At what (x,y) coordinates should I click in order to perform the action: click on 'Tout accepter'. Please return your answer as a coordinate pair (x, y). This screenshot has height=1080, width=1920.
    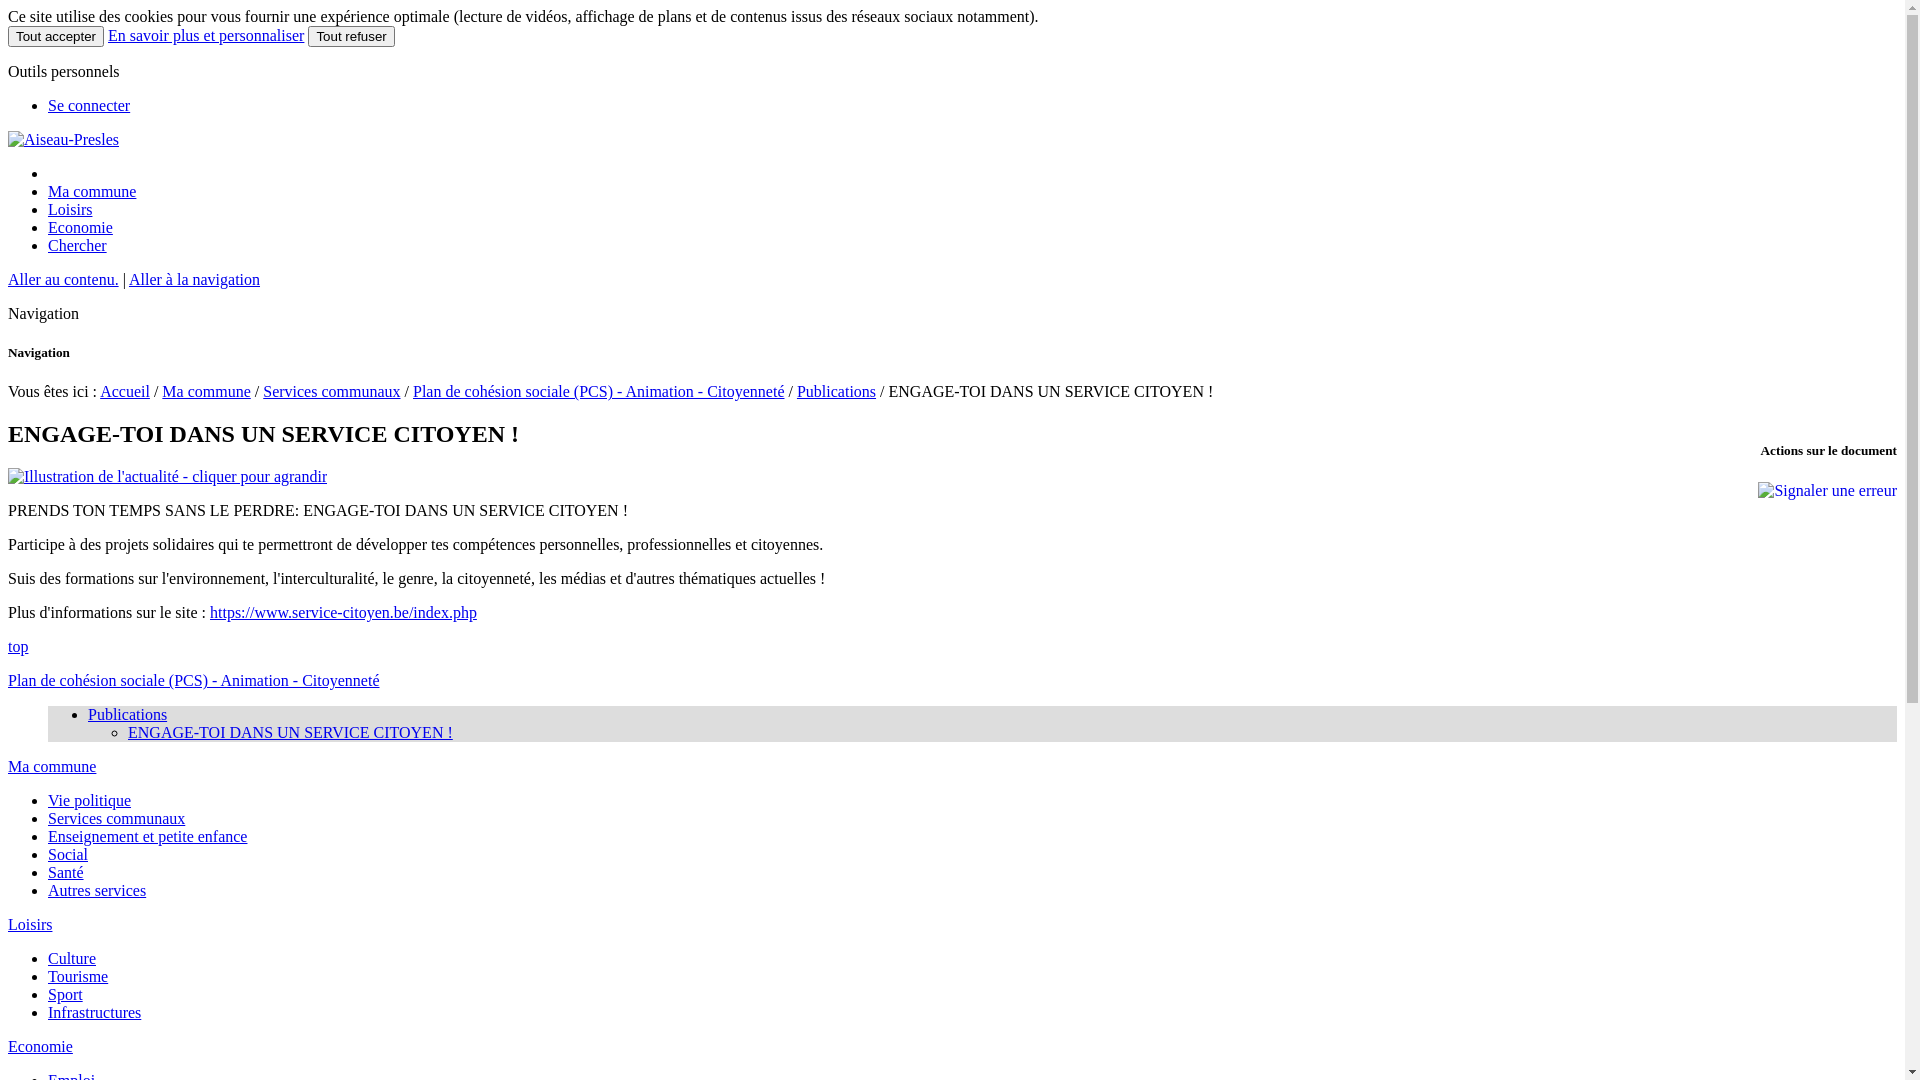
    Looking at the image, I should click on (56, 36).